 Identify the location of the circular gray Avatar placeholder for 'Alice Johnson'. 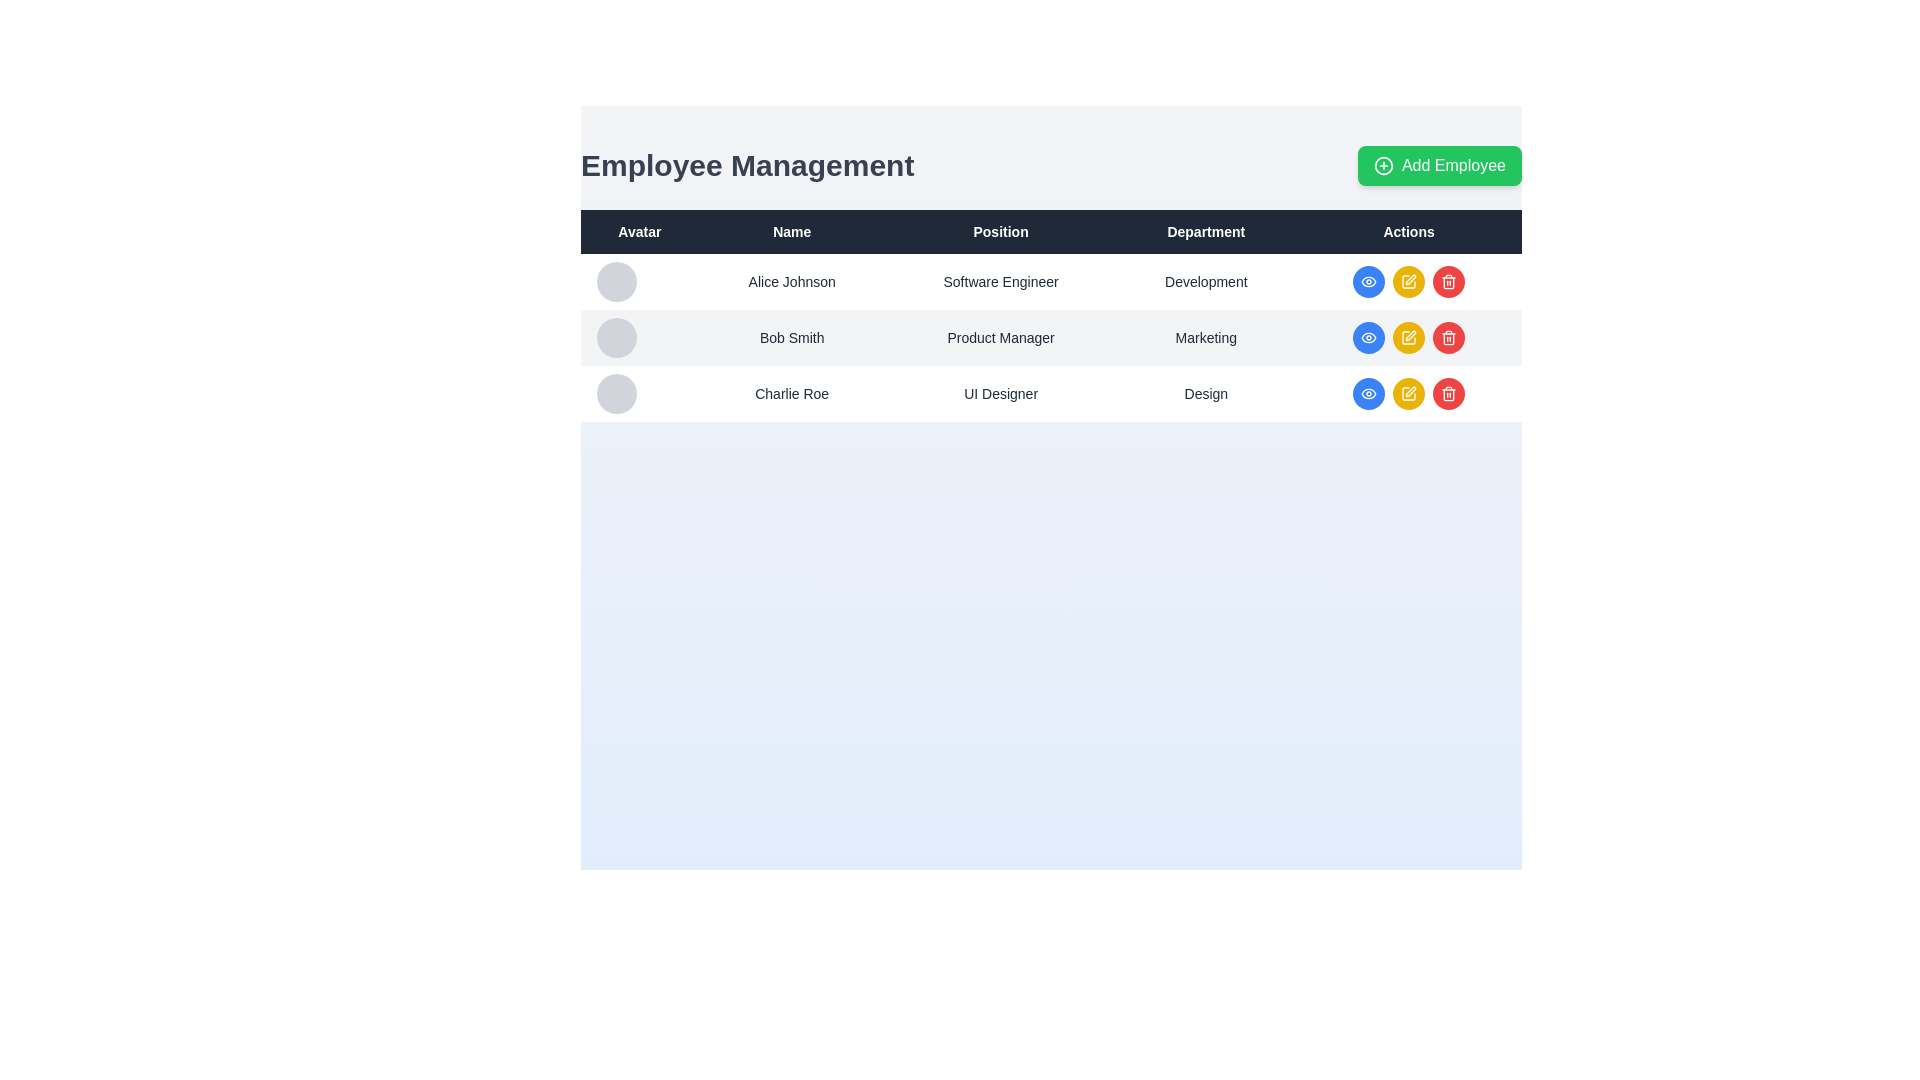
(638, 281).